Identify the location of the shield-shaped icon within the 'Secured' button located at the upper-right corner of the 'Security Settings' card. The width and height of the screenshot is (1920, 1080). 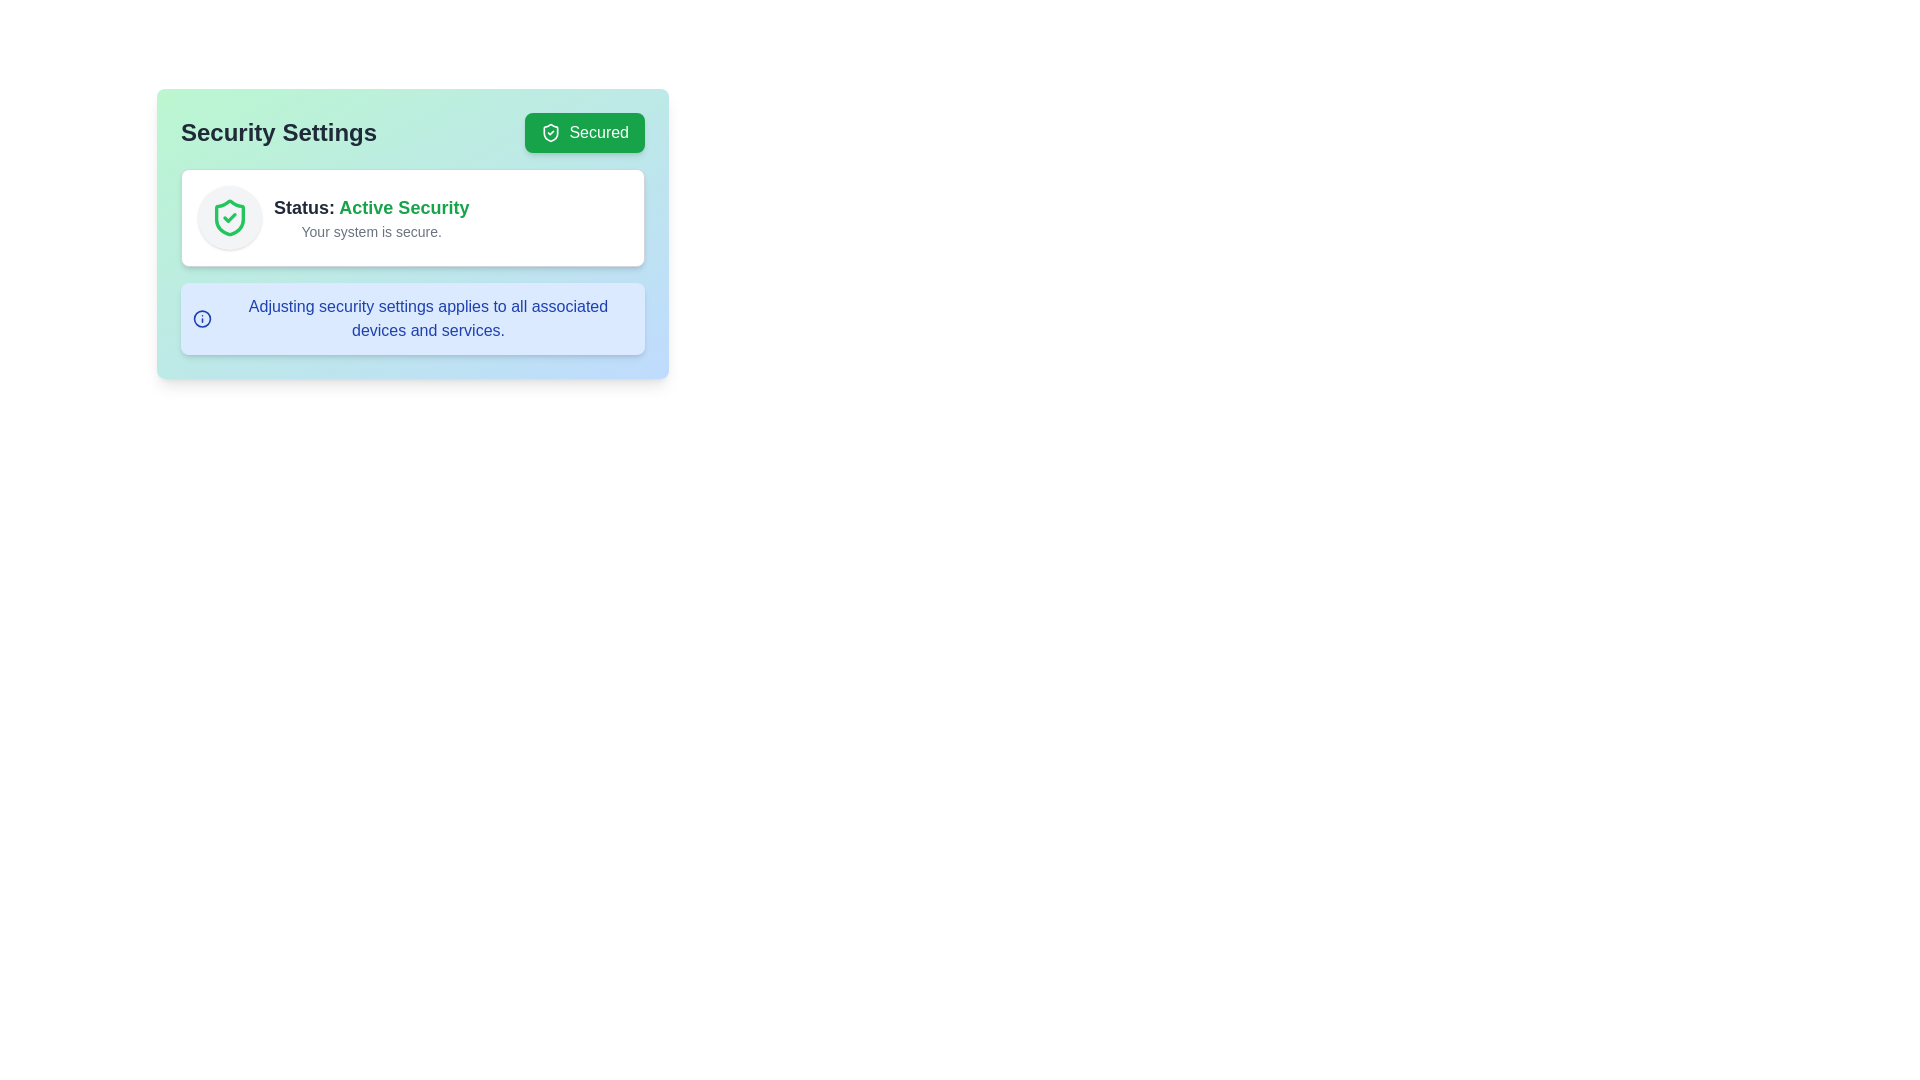
(551, 132).